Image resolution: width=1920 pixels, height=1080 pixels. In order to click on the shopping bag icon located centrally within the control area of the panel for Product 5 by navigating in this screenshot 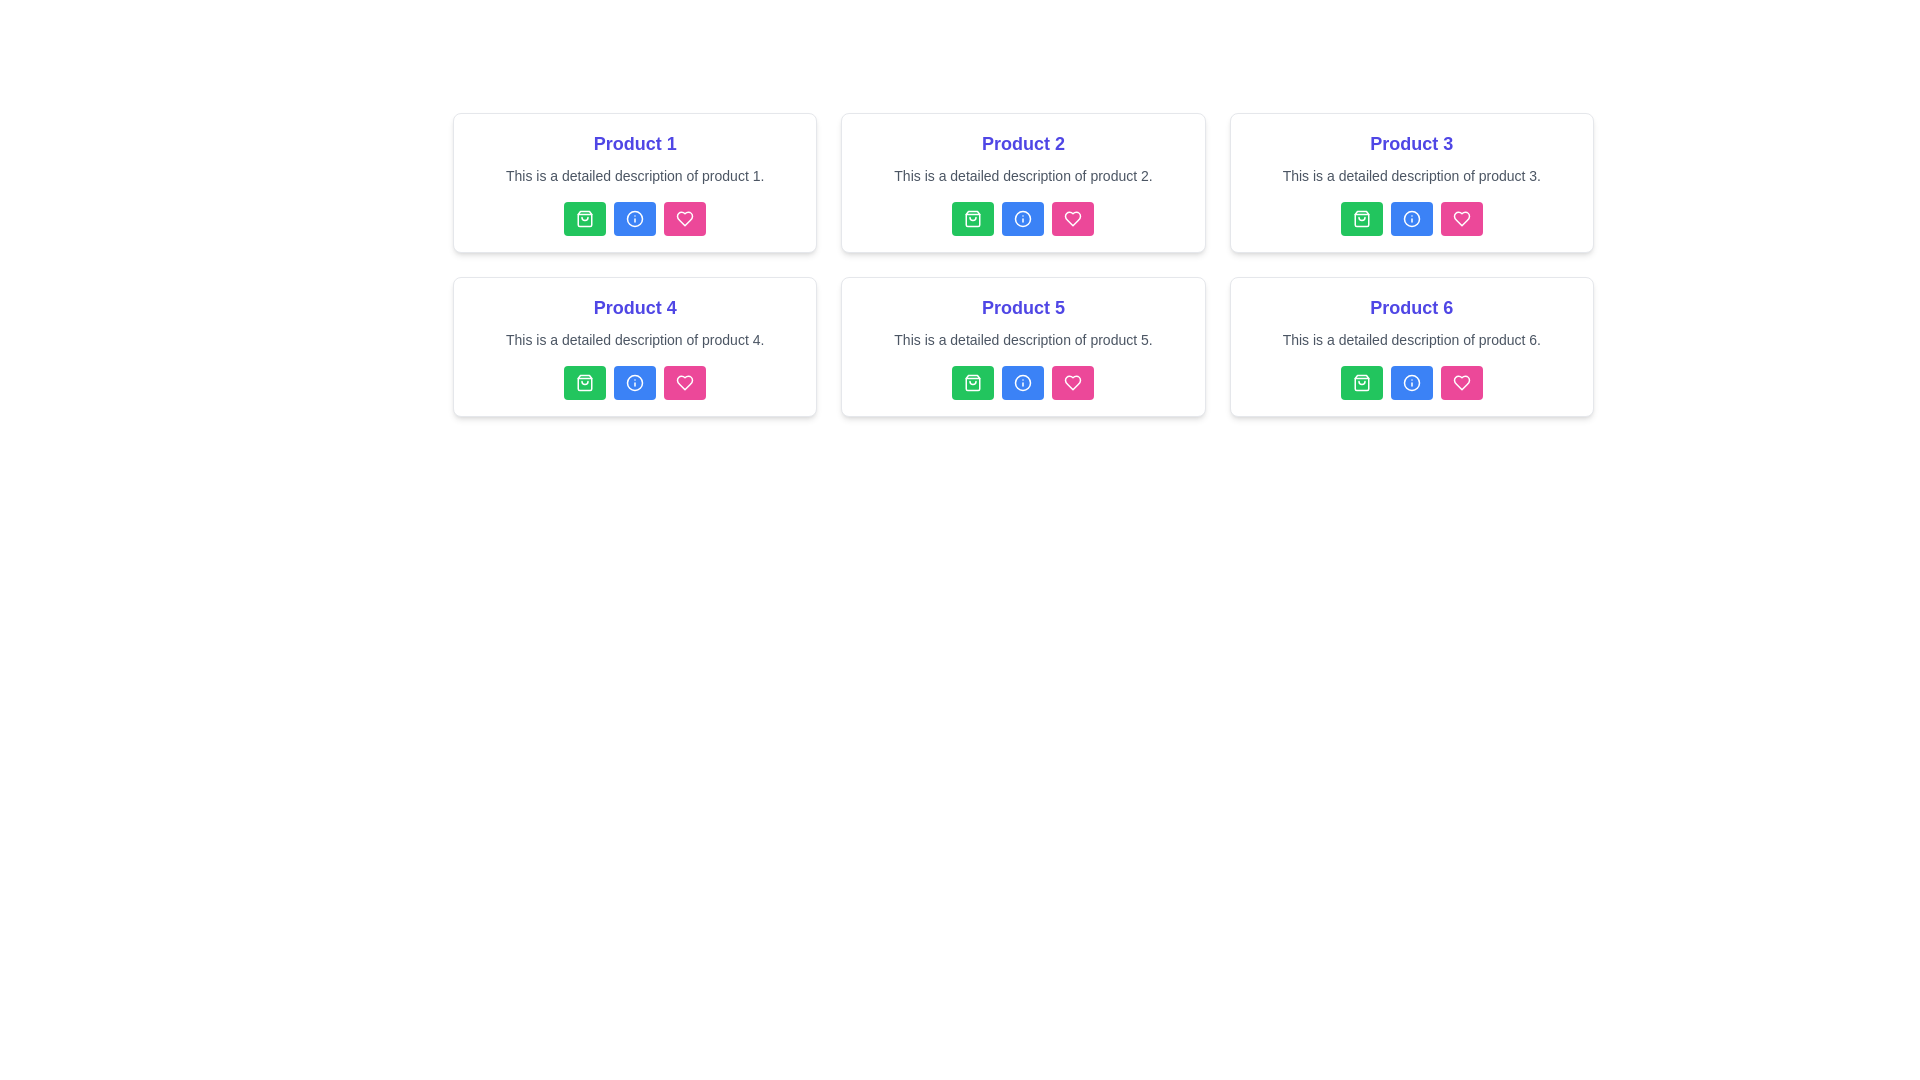, I will do `click(973, 382)`.